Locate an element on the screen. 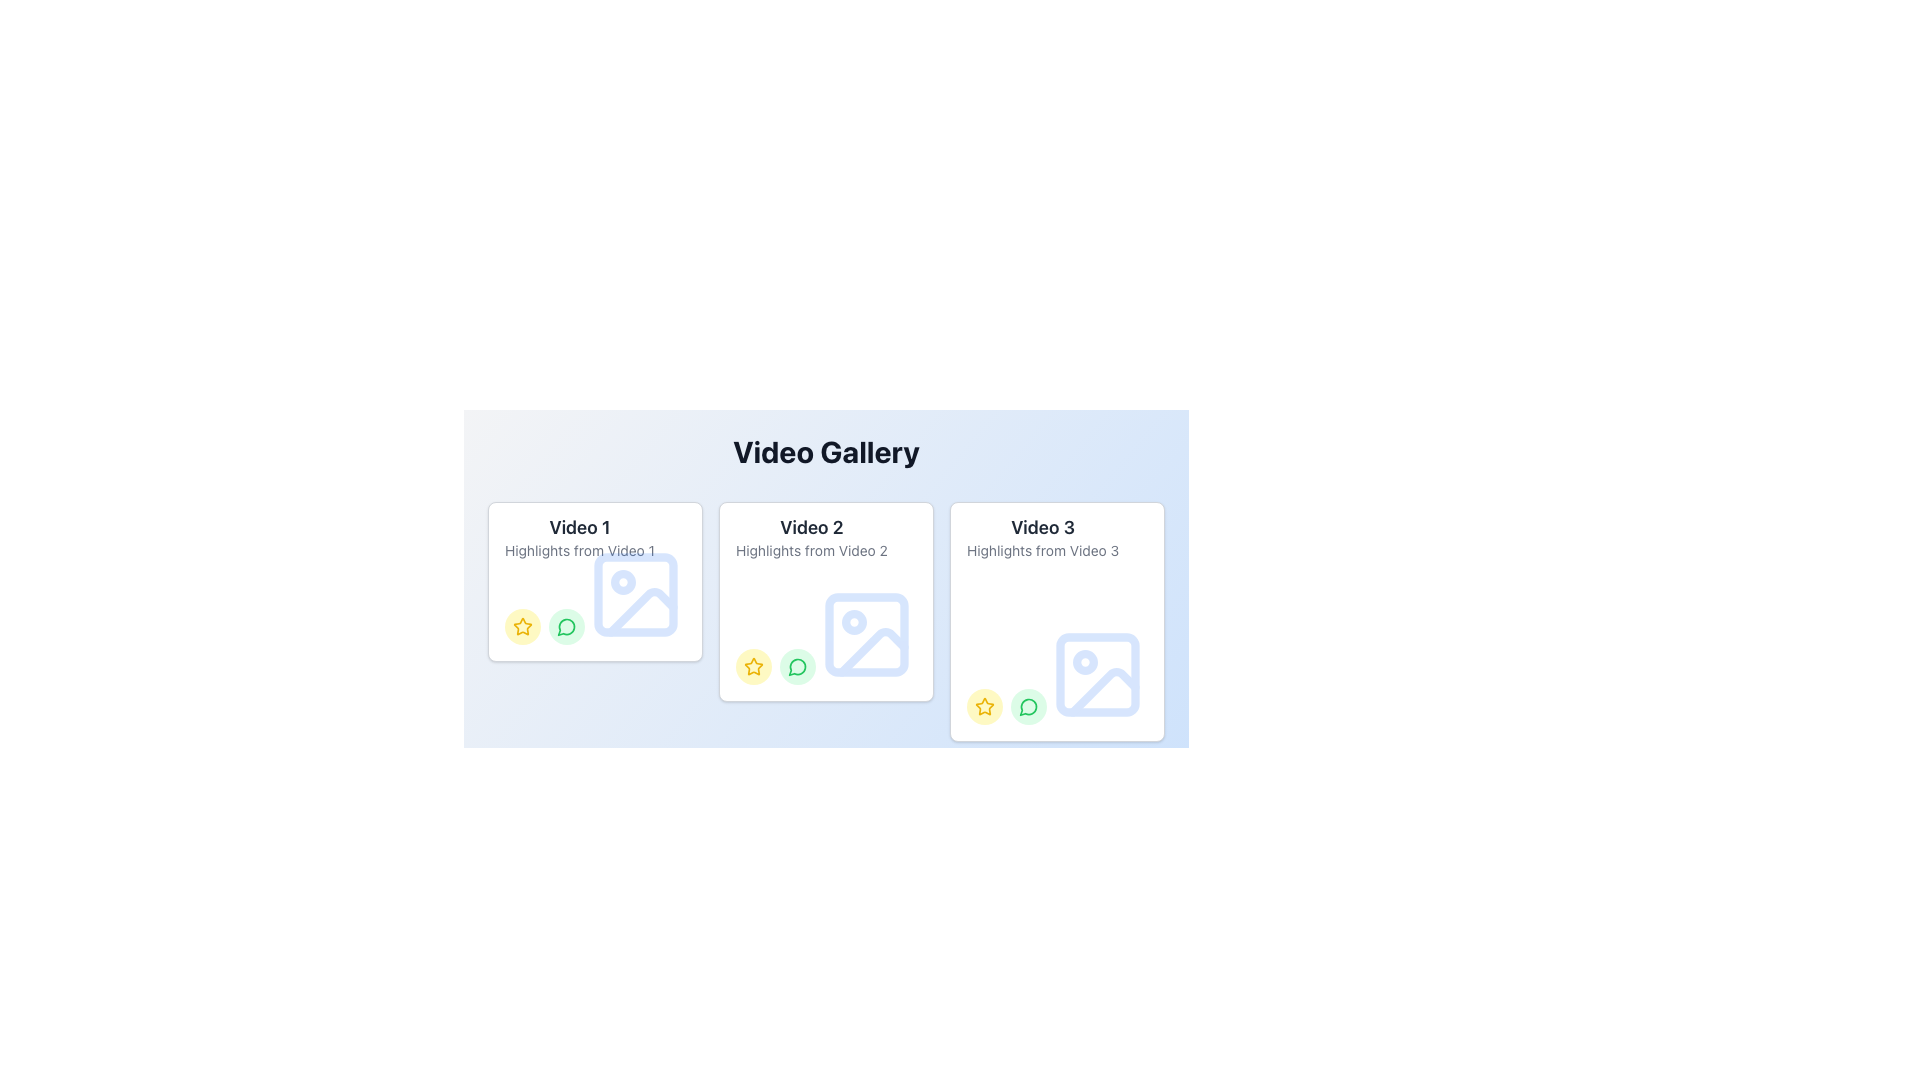  the favorite button located at the lower-left corner of the card labeled 'Video 1' to observe a visual change is located at coordinates (523, 882).